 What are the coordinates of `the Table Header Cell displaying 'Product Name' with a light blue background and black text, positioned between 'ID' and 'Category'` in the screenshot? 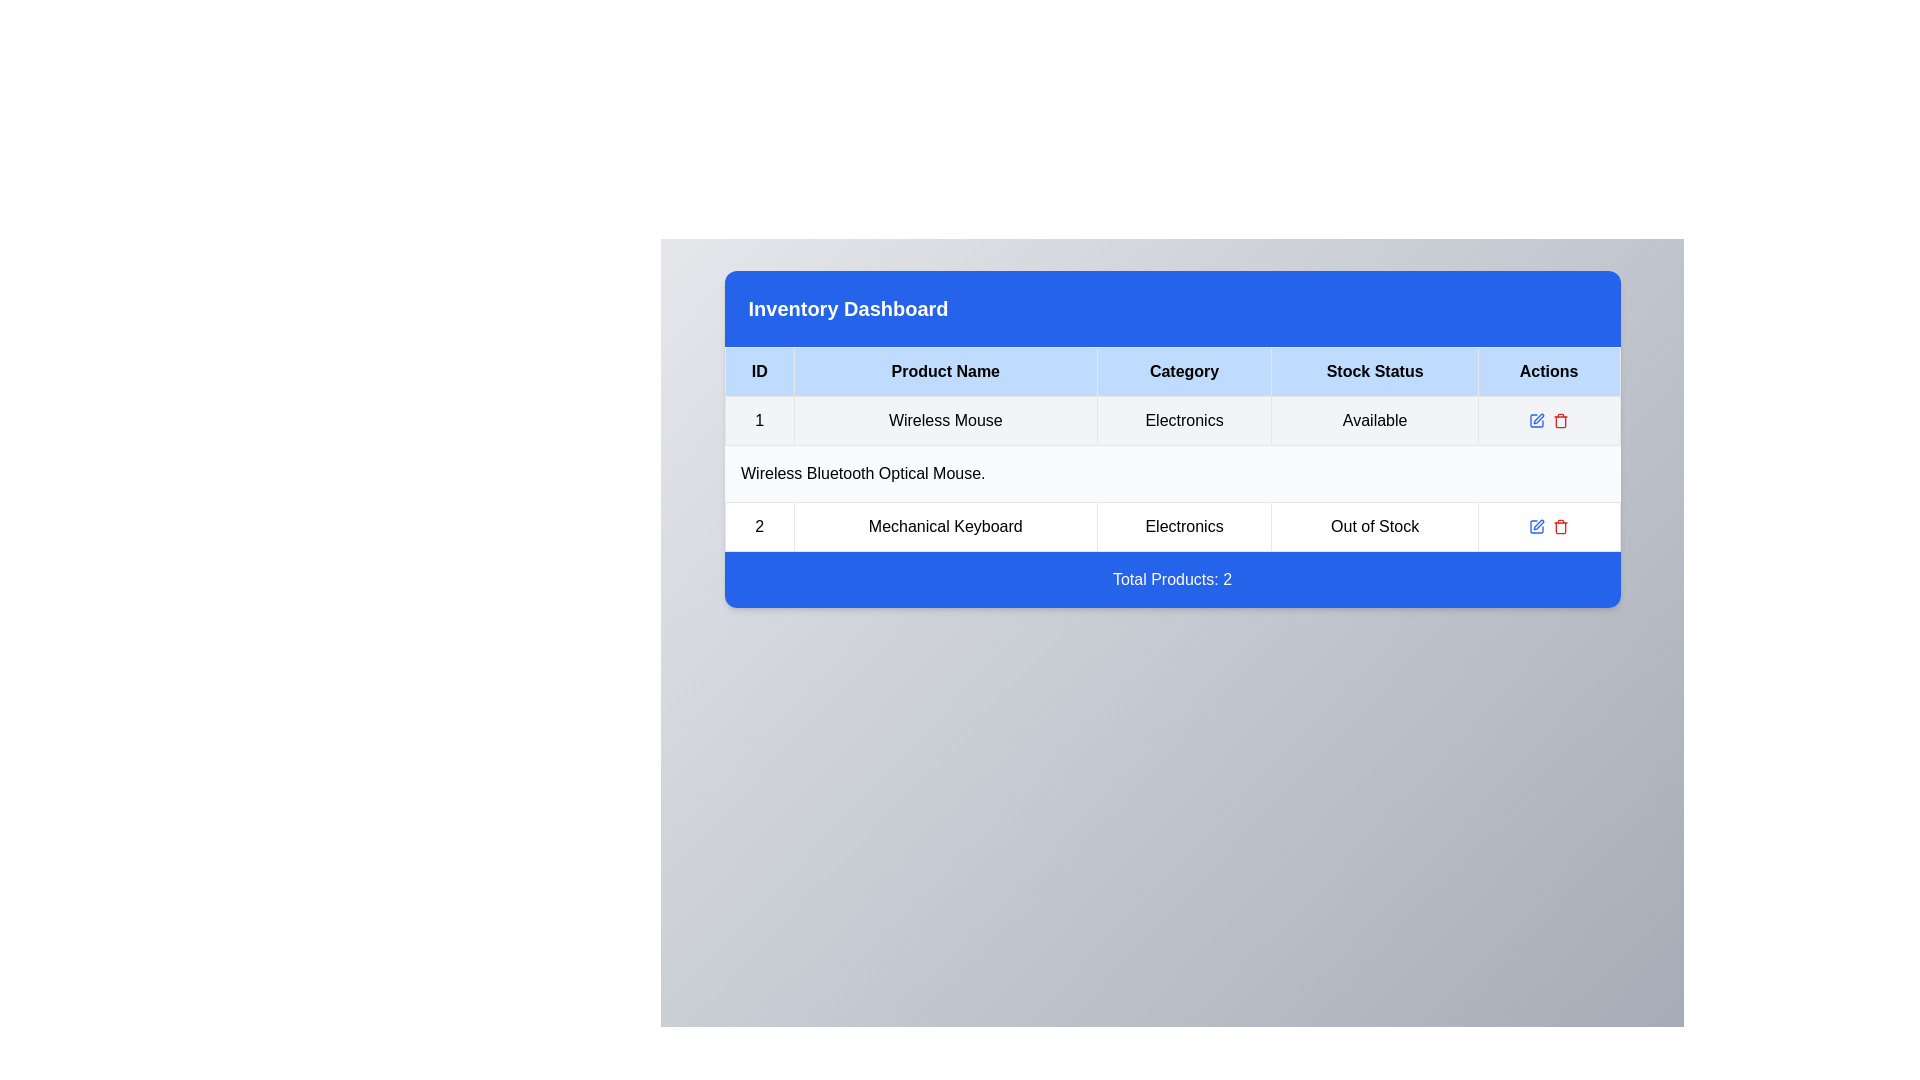 It's located at (944, 371).